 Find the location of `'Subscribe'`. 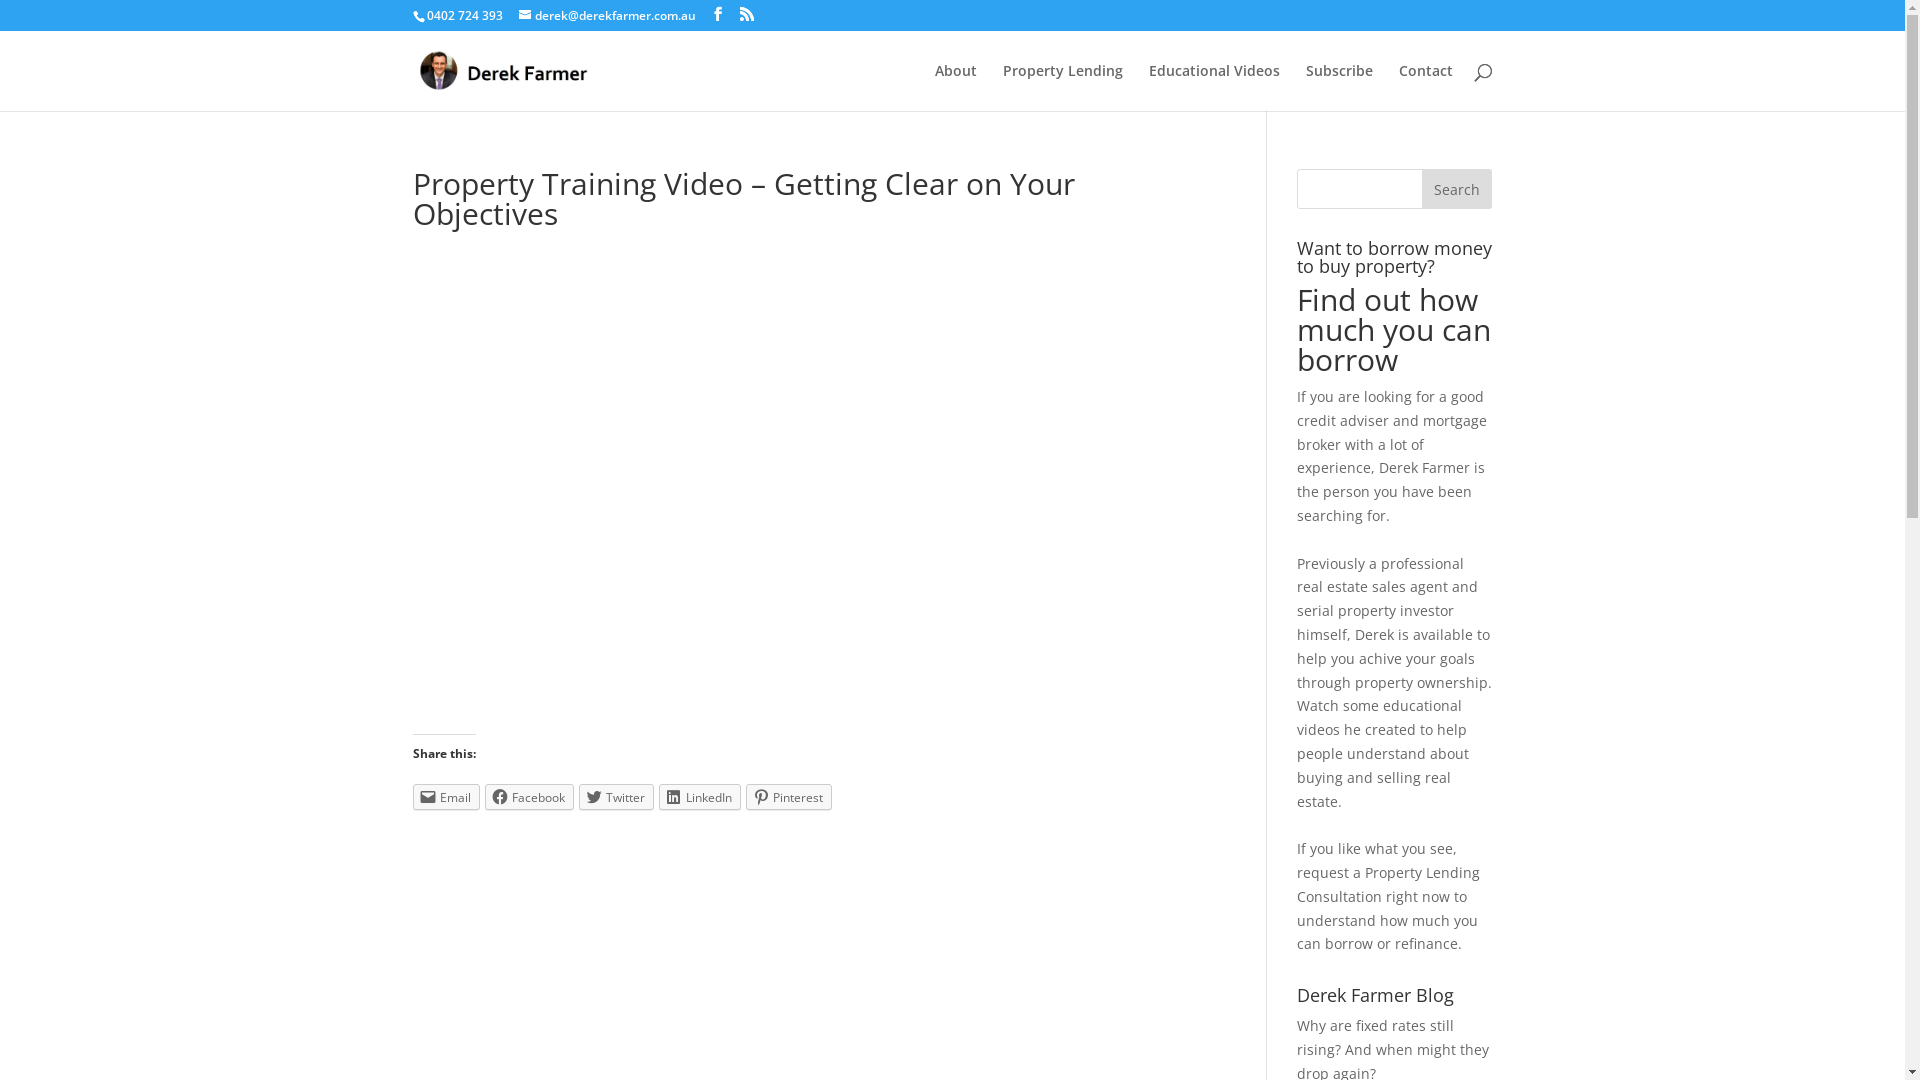

'Subscribe' is located at coordinates (1339, 86).